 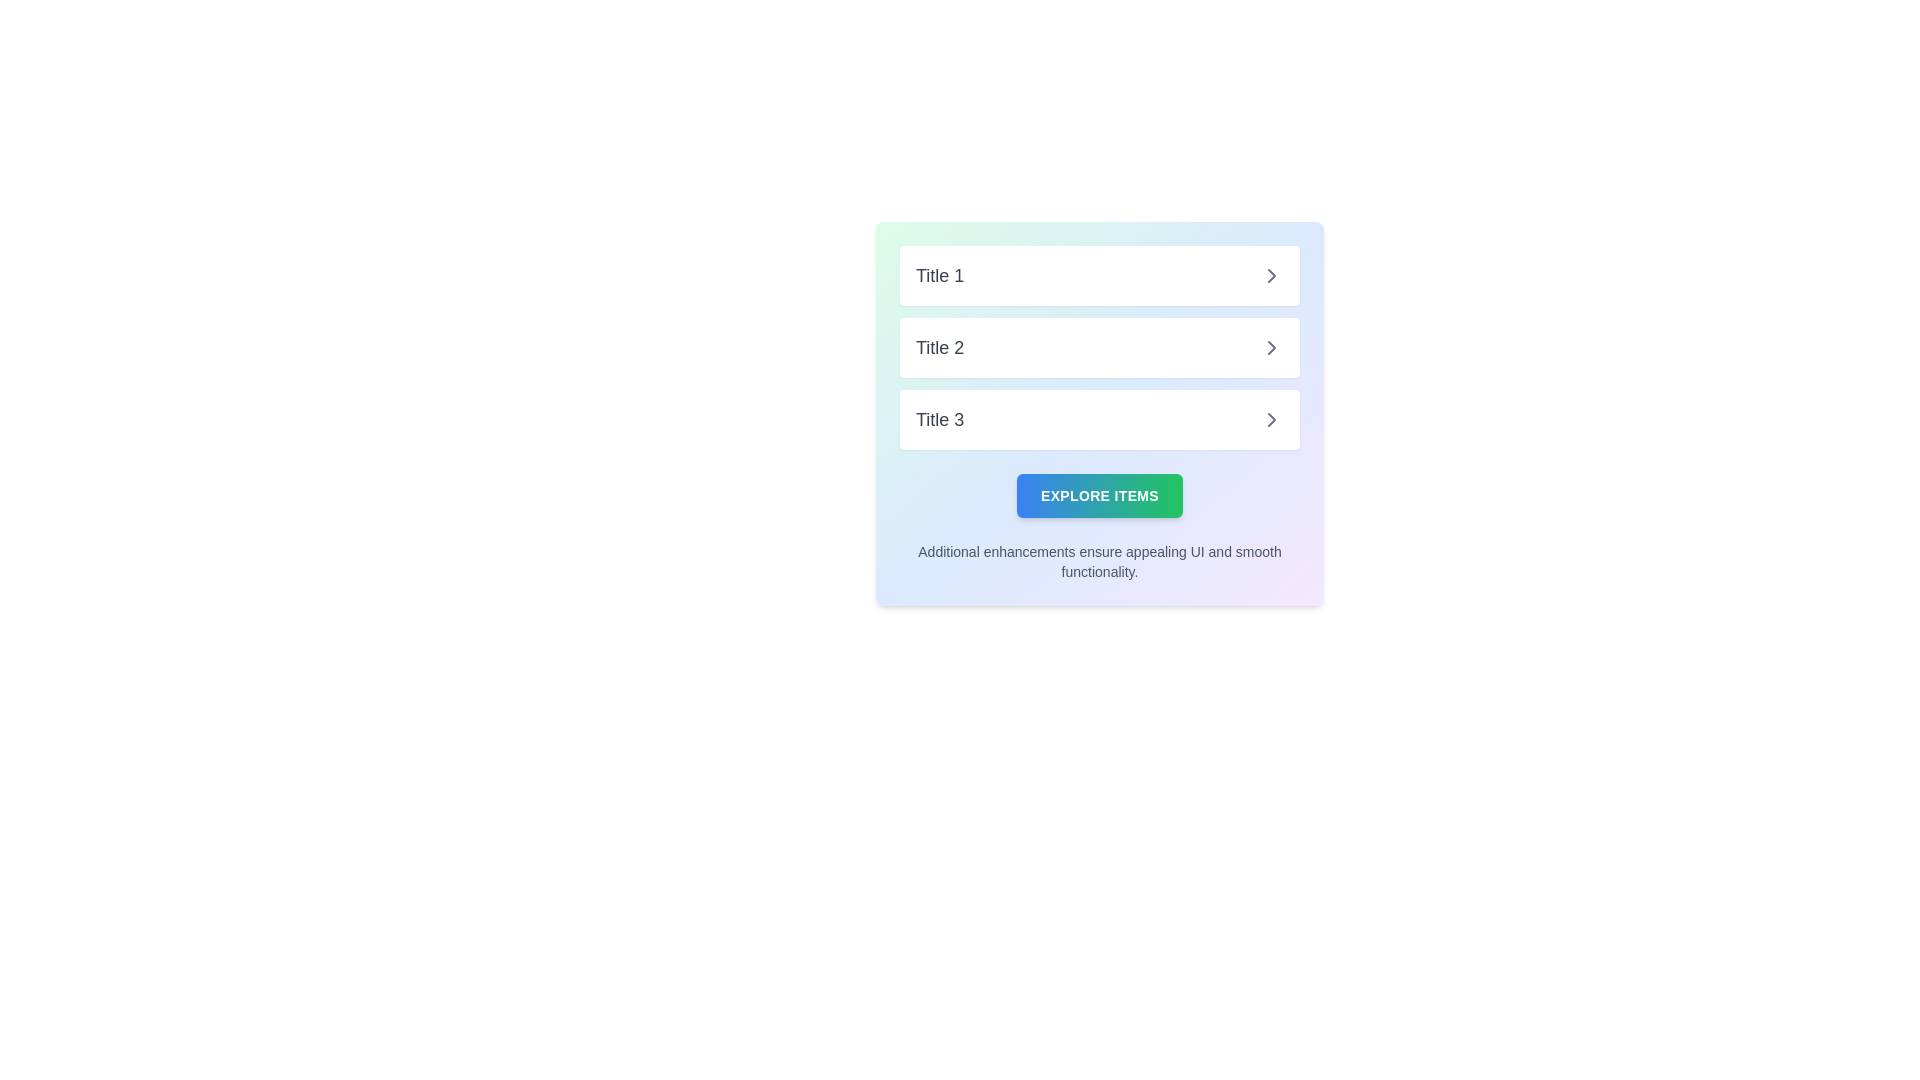 I want to click on the static text label that serves as the title for the first item in the vertical list, located in the upper portion of the vertical list box and aligned with a chevron icon, so click(x=939, y=276).